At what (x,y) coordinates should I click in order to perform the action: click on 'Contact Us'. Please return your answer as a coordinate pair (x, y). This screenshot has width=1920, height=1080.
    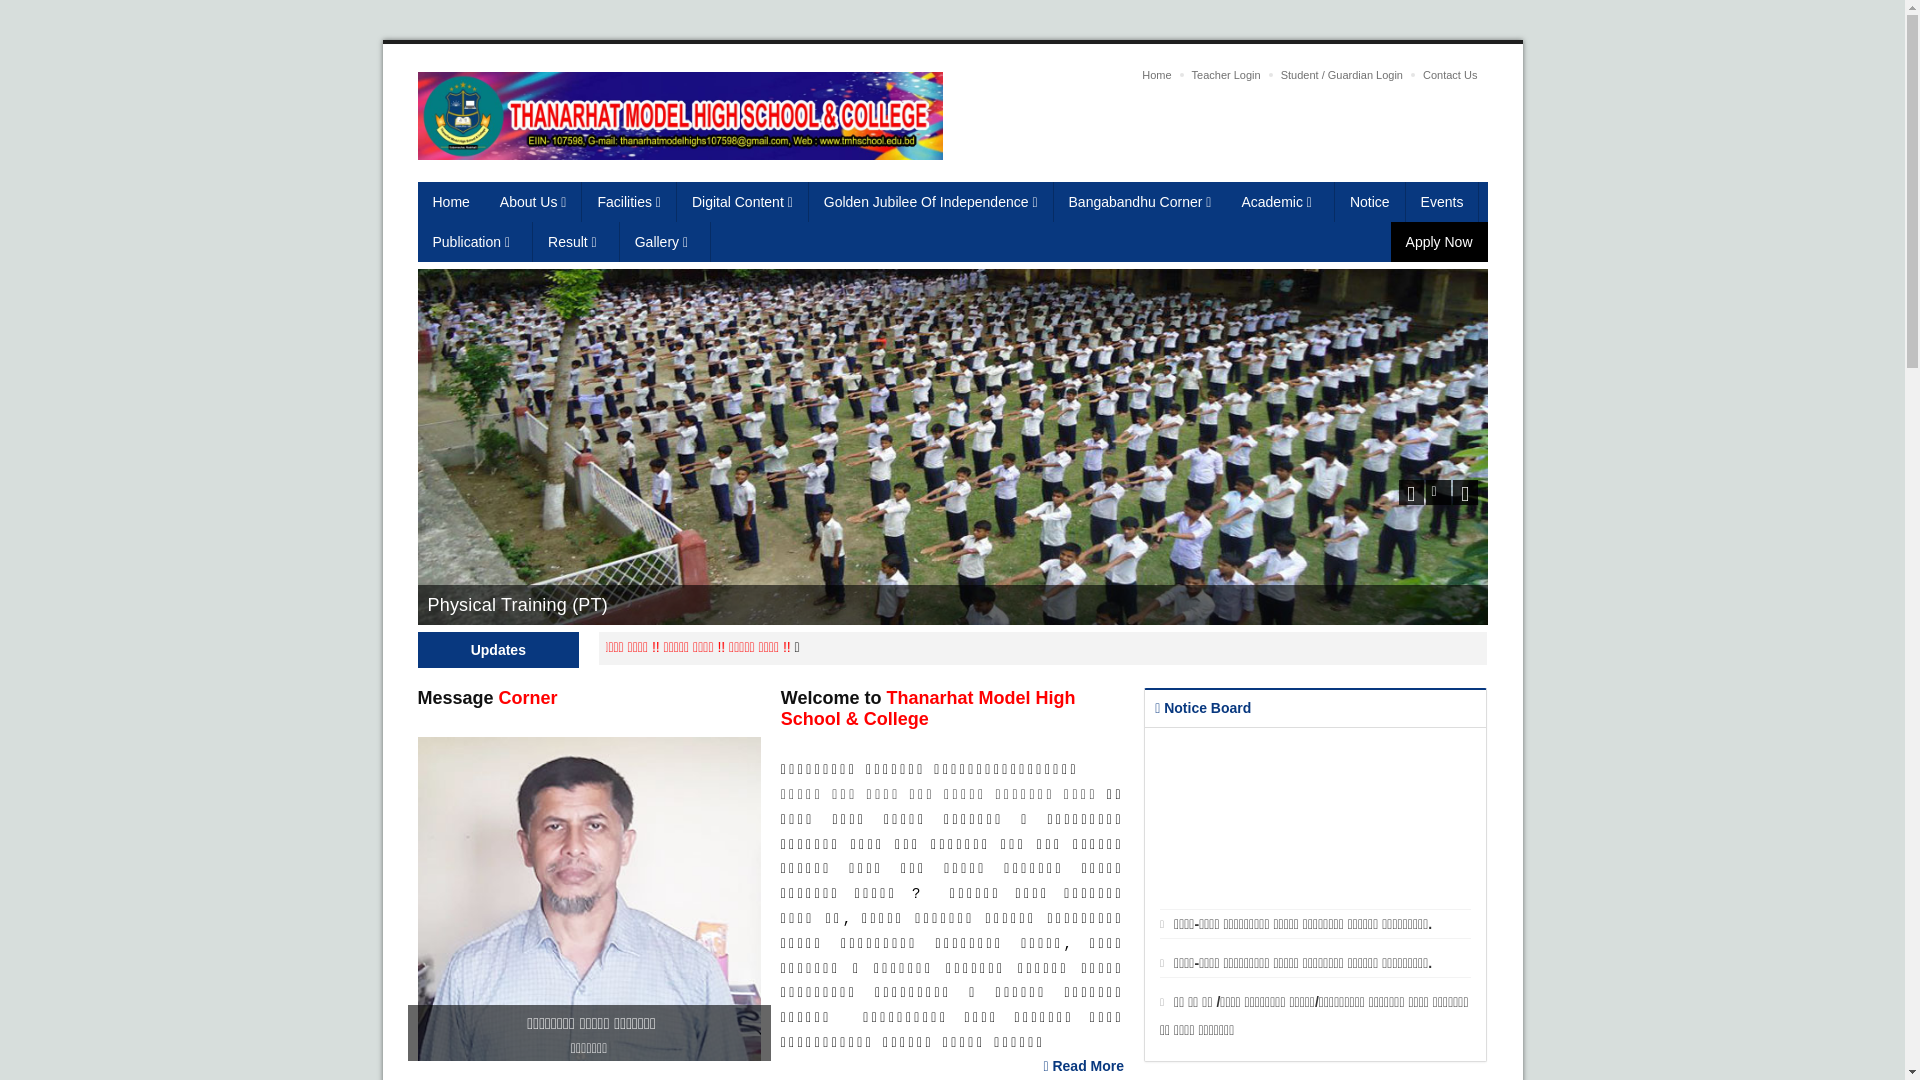
    Looking at the image, I should click on (1411, 73).